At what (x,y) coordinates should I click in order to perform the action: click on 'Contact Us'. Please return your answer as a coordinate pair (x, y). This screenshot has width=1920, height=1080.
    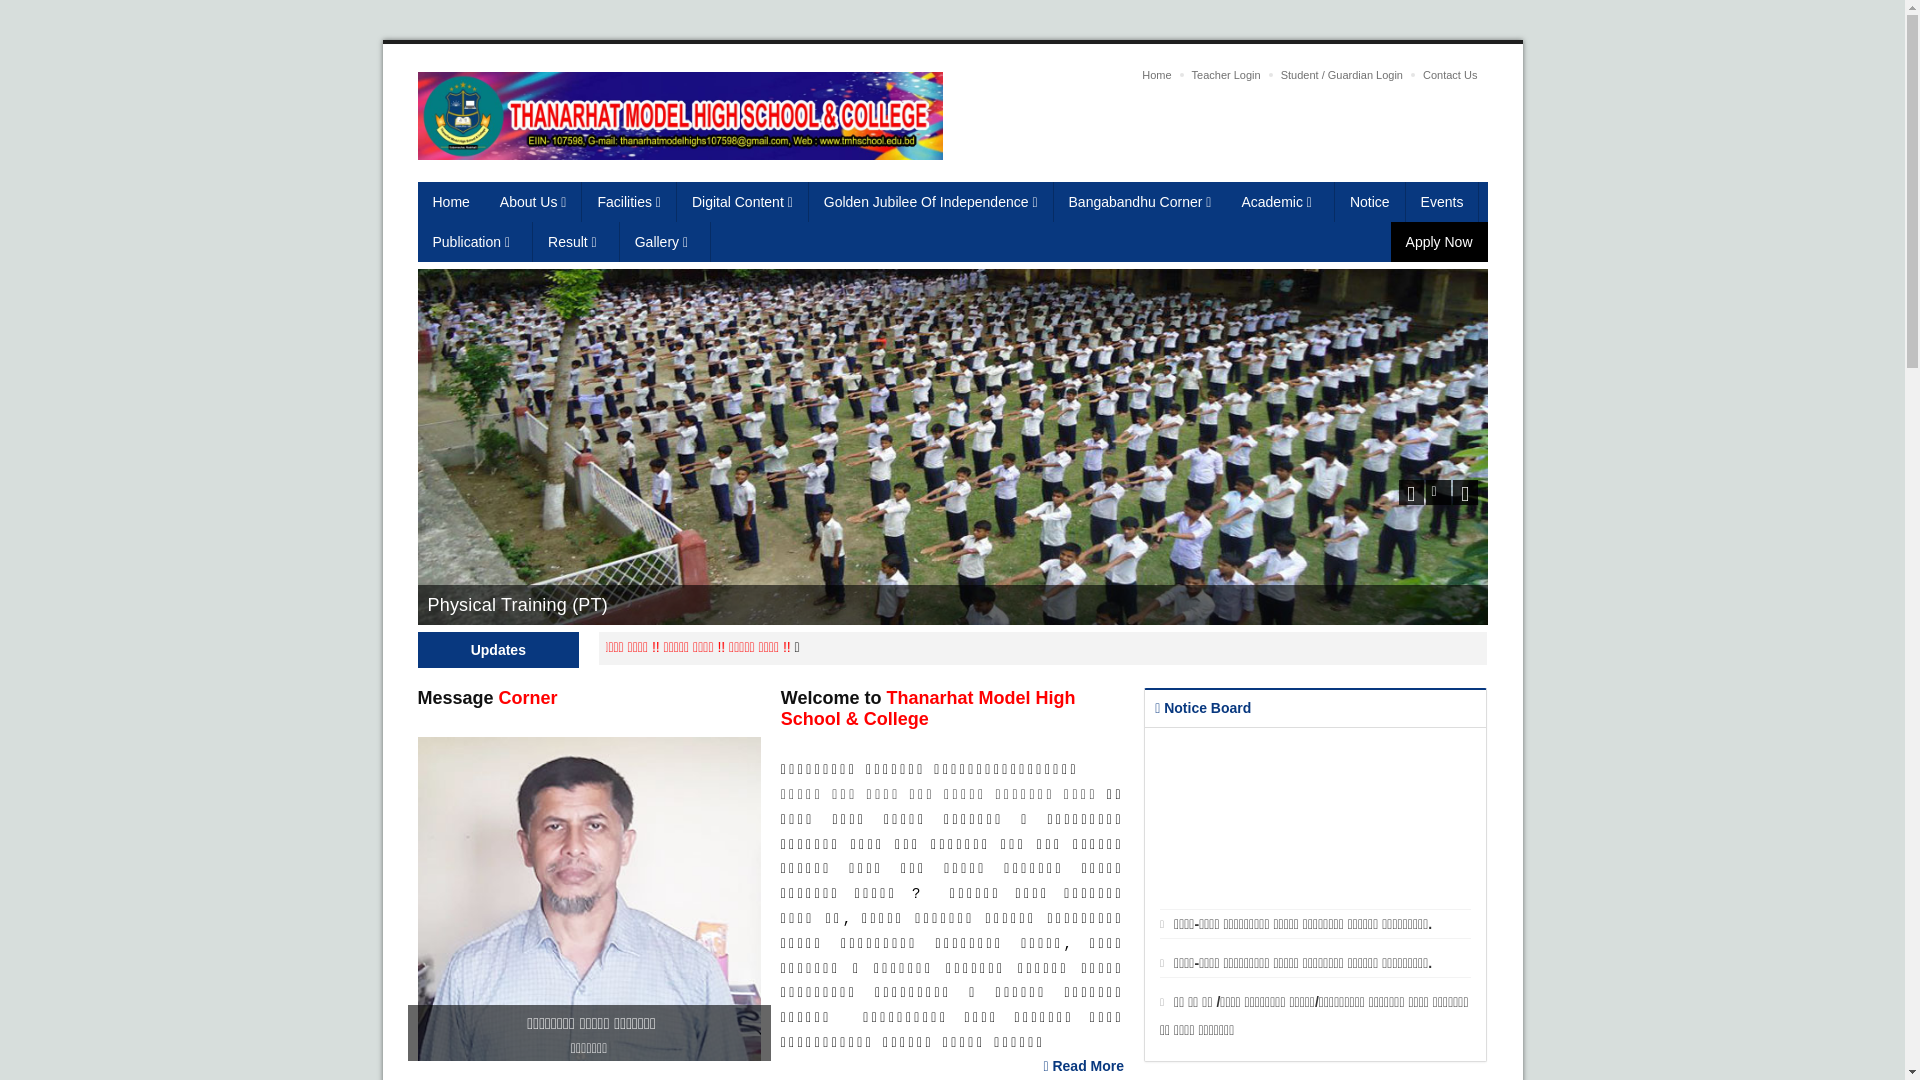
    Looking at the image, I should click on (1411, 73).